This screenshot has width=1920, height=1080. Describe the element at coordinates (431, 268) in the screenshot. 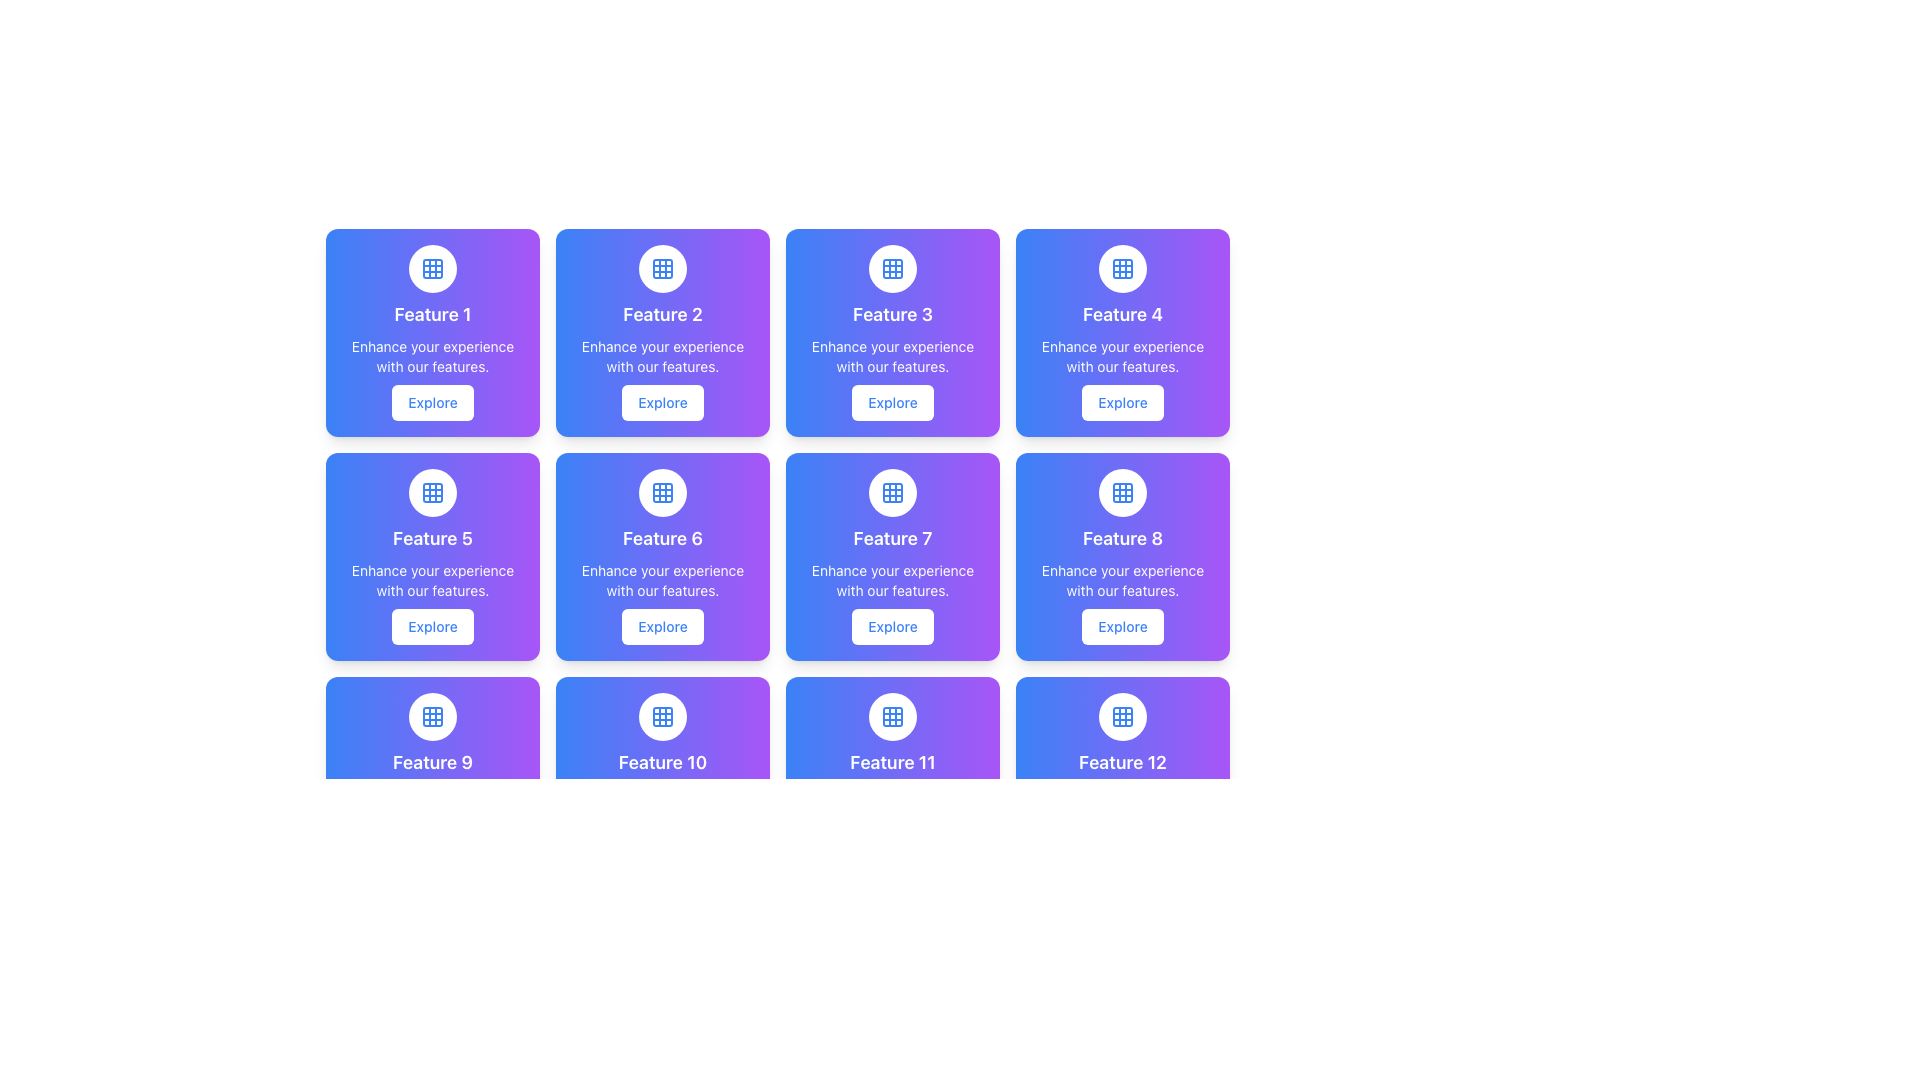

I see `the blue-colored grid icon composed of nine smaller squares arranged in a 3x3 pattern, located within the circular section at the top of the first feature box above the text 'Feature 1'` at that location.